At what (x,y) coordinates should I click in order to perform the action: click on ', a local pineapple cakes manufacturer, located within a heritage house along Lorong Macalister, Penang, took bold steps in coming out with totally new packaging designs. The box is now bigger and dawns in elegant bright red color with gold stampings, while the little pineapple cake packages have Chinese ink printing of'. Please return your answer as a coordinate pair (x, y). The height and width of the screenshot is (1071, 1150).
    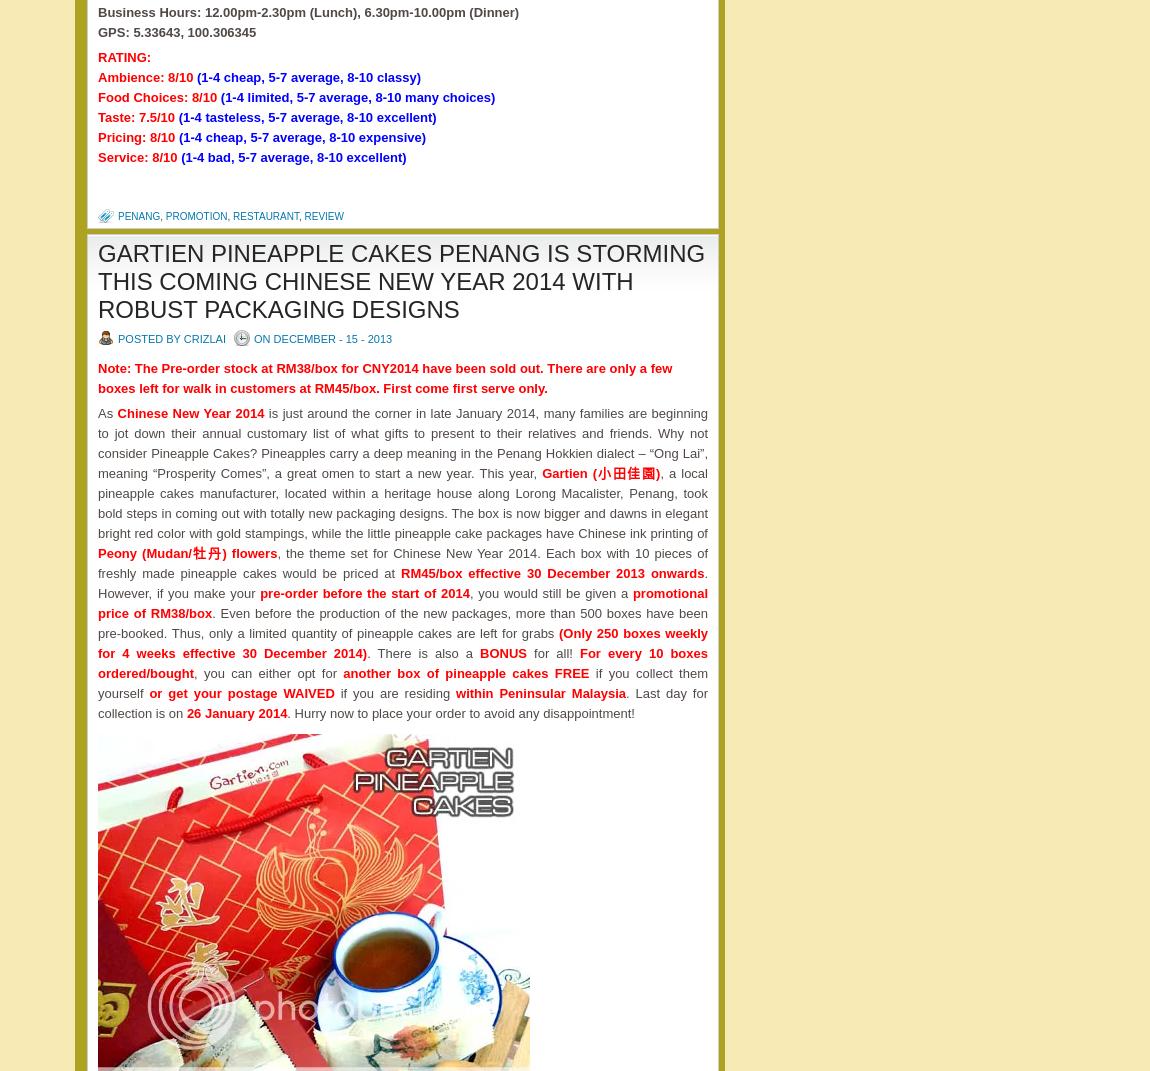
    Looking at the image, I should click on (402, 502).